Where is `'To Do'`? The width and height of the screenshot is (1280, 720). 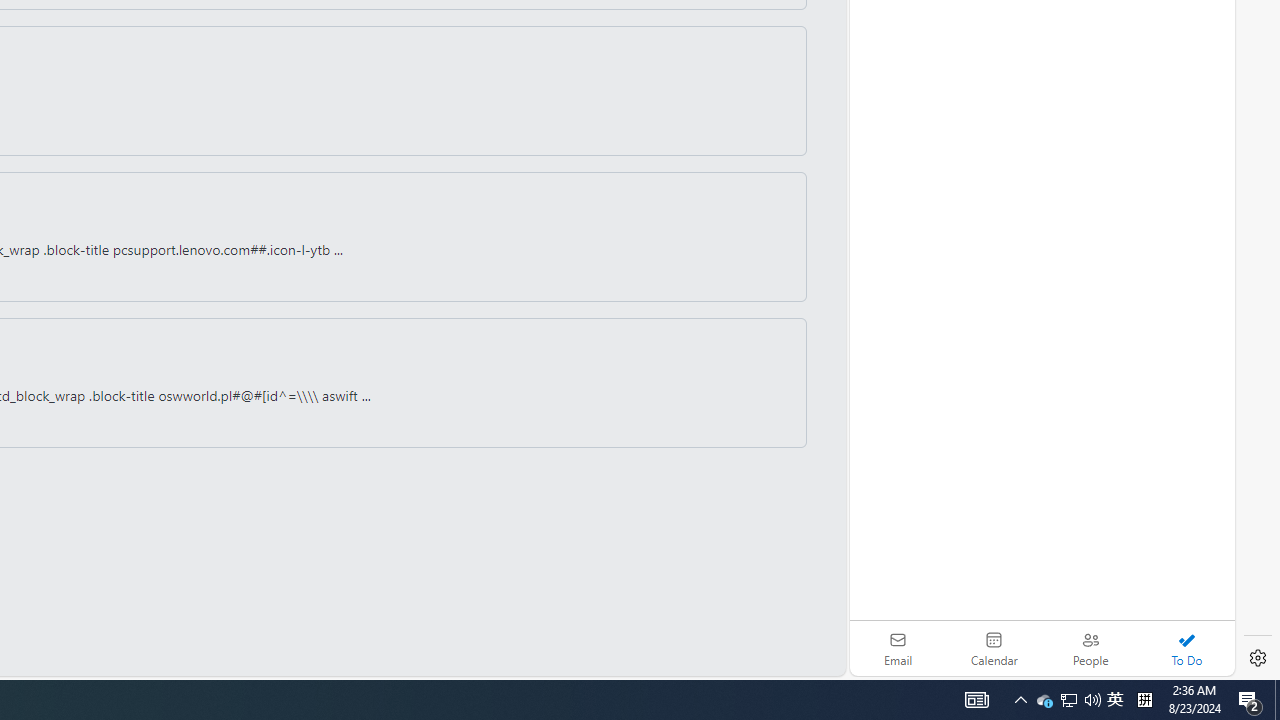 'To Do' is located at coordinates (1186, 648).